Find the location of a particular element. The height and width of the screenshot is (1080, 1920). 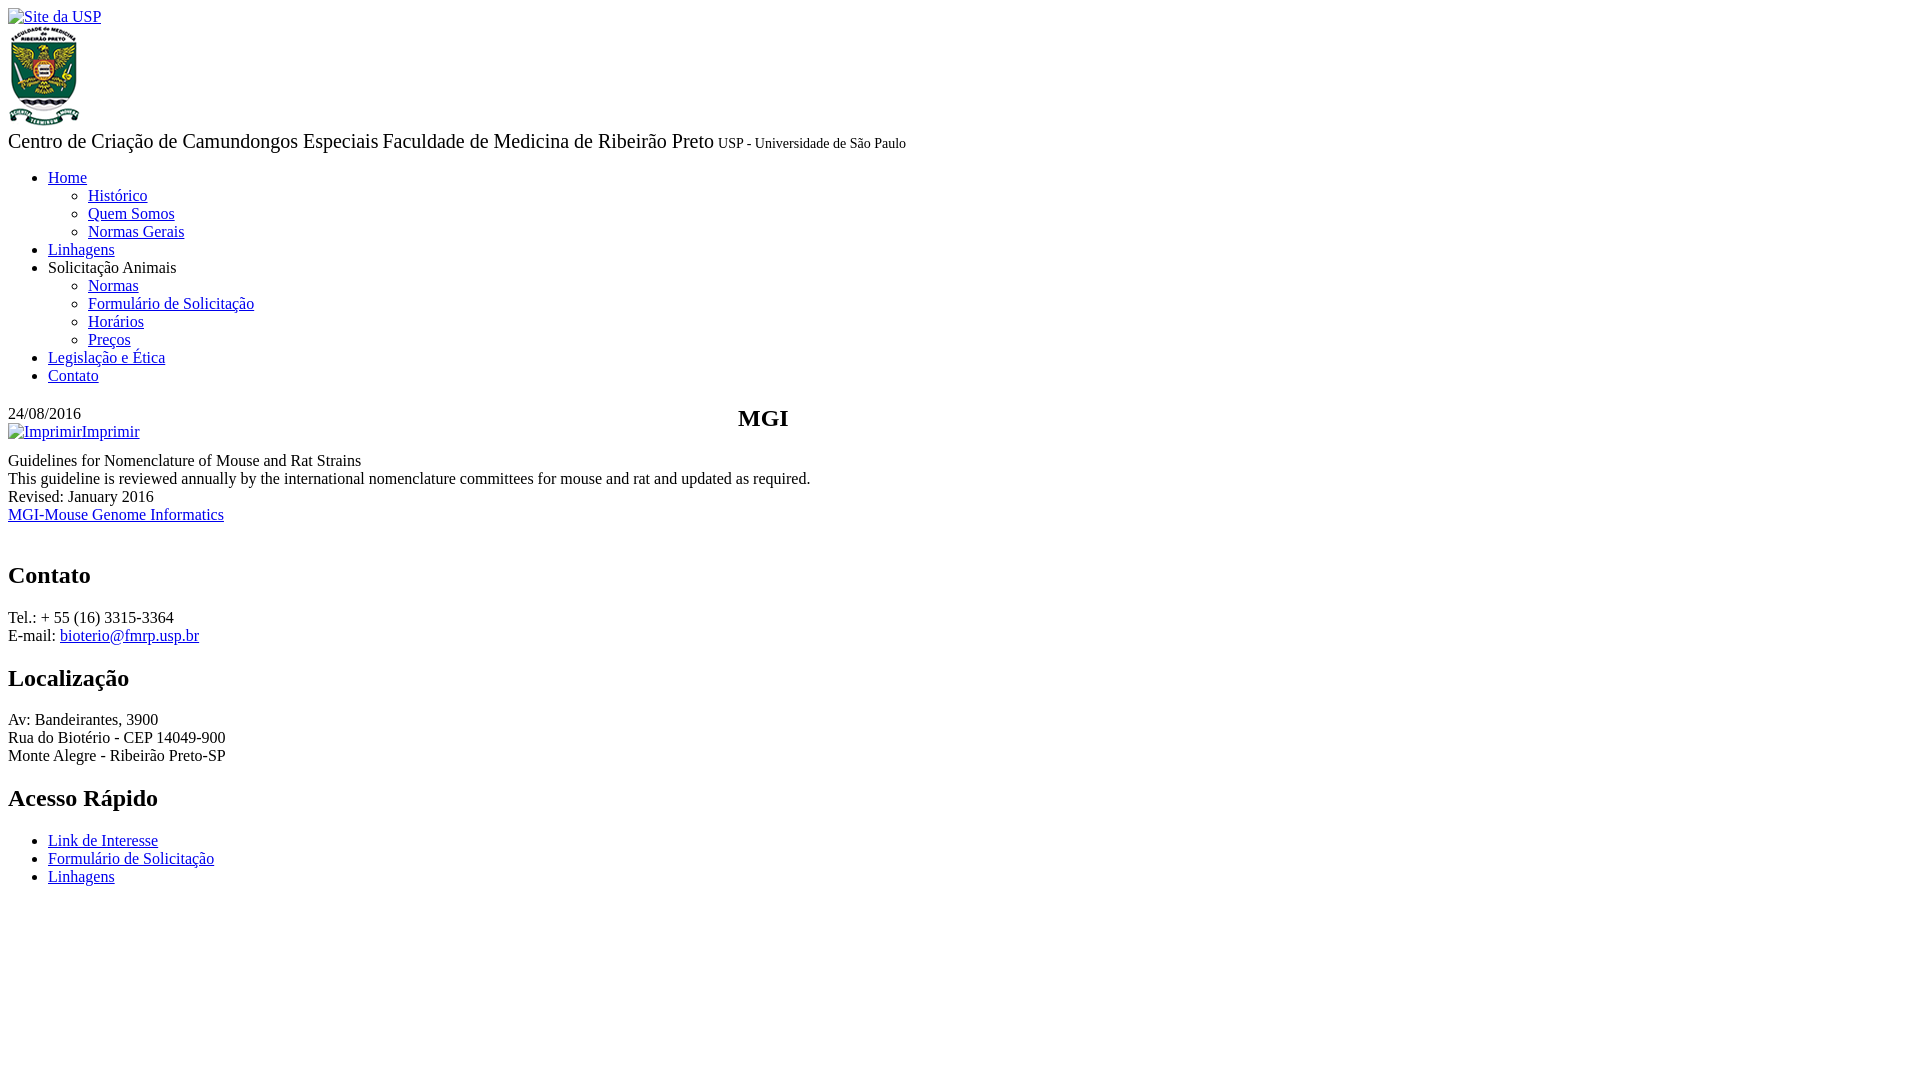

'Home' is located at coordinates (67, 176).